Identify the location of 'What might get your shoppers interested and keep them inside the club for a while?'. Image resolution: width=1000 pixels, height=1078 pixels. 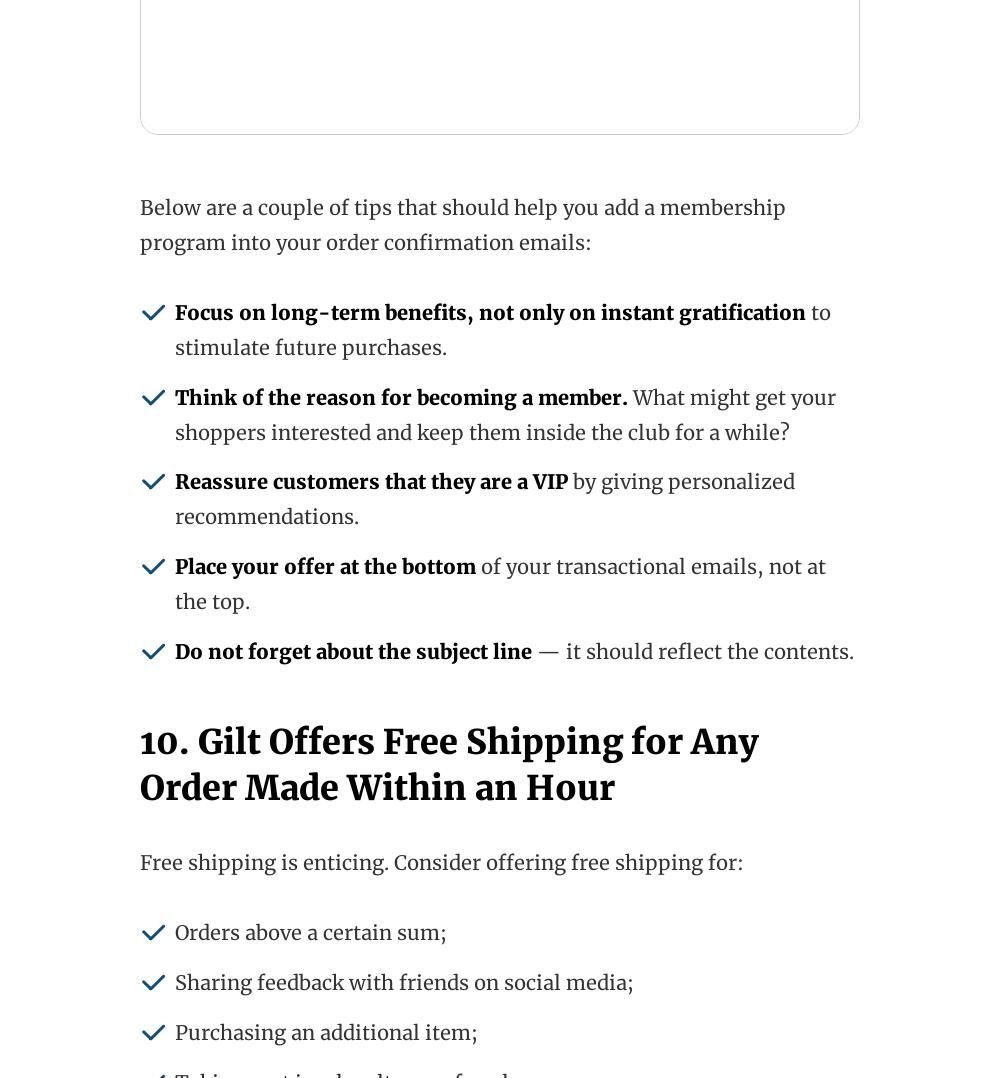
(505, 412).